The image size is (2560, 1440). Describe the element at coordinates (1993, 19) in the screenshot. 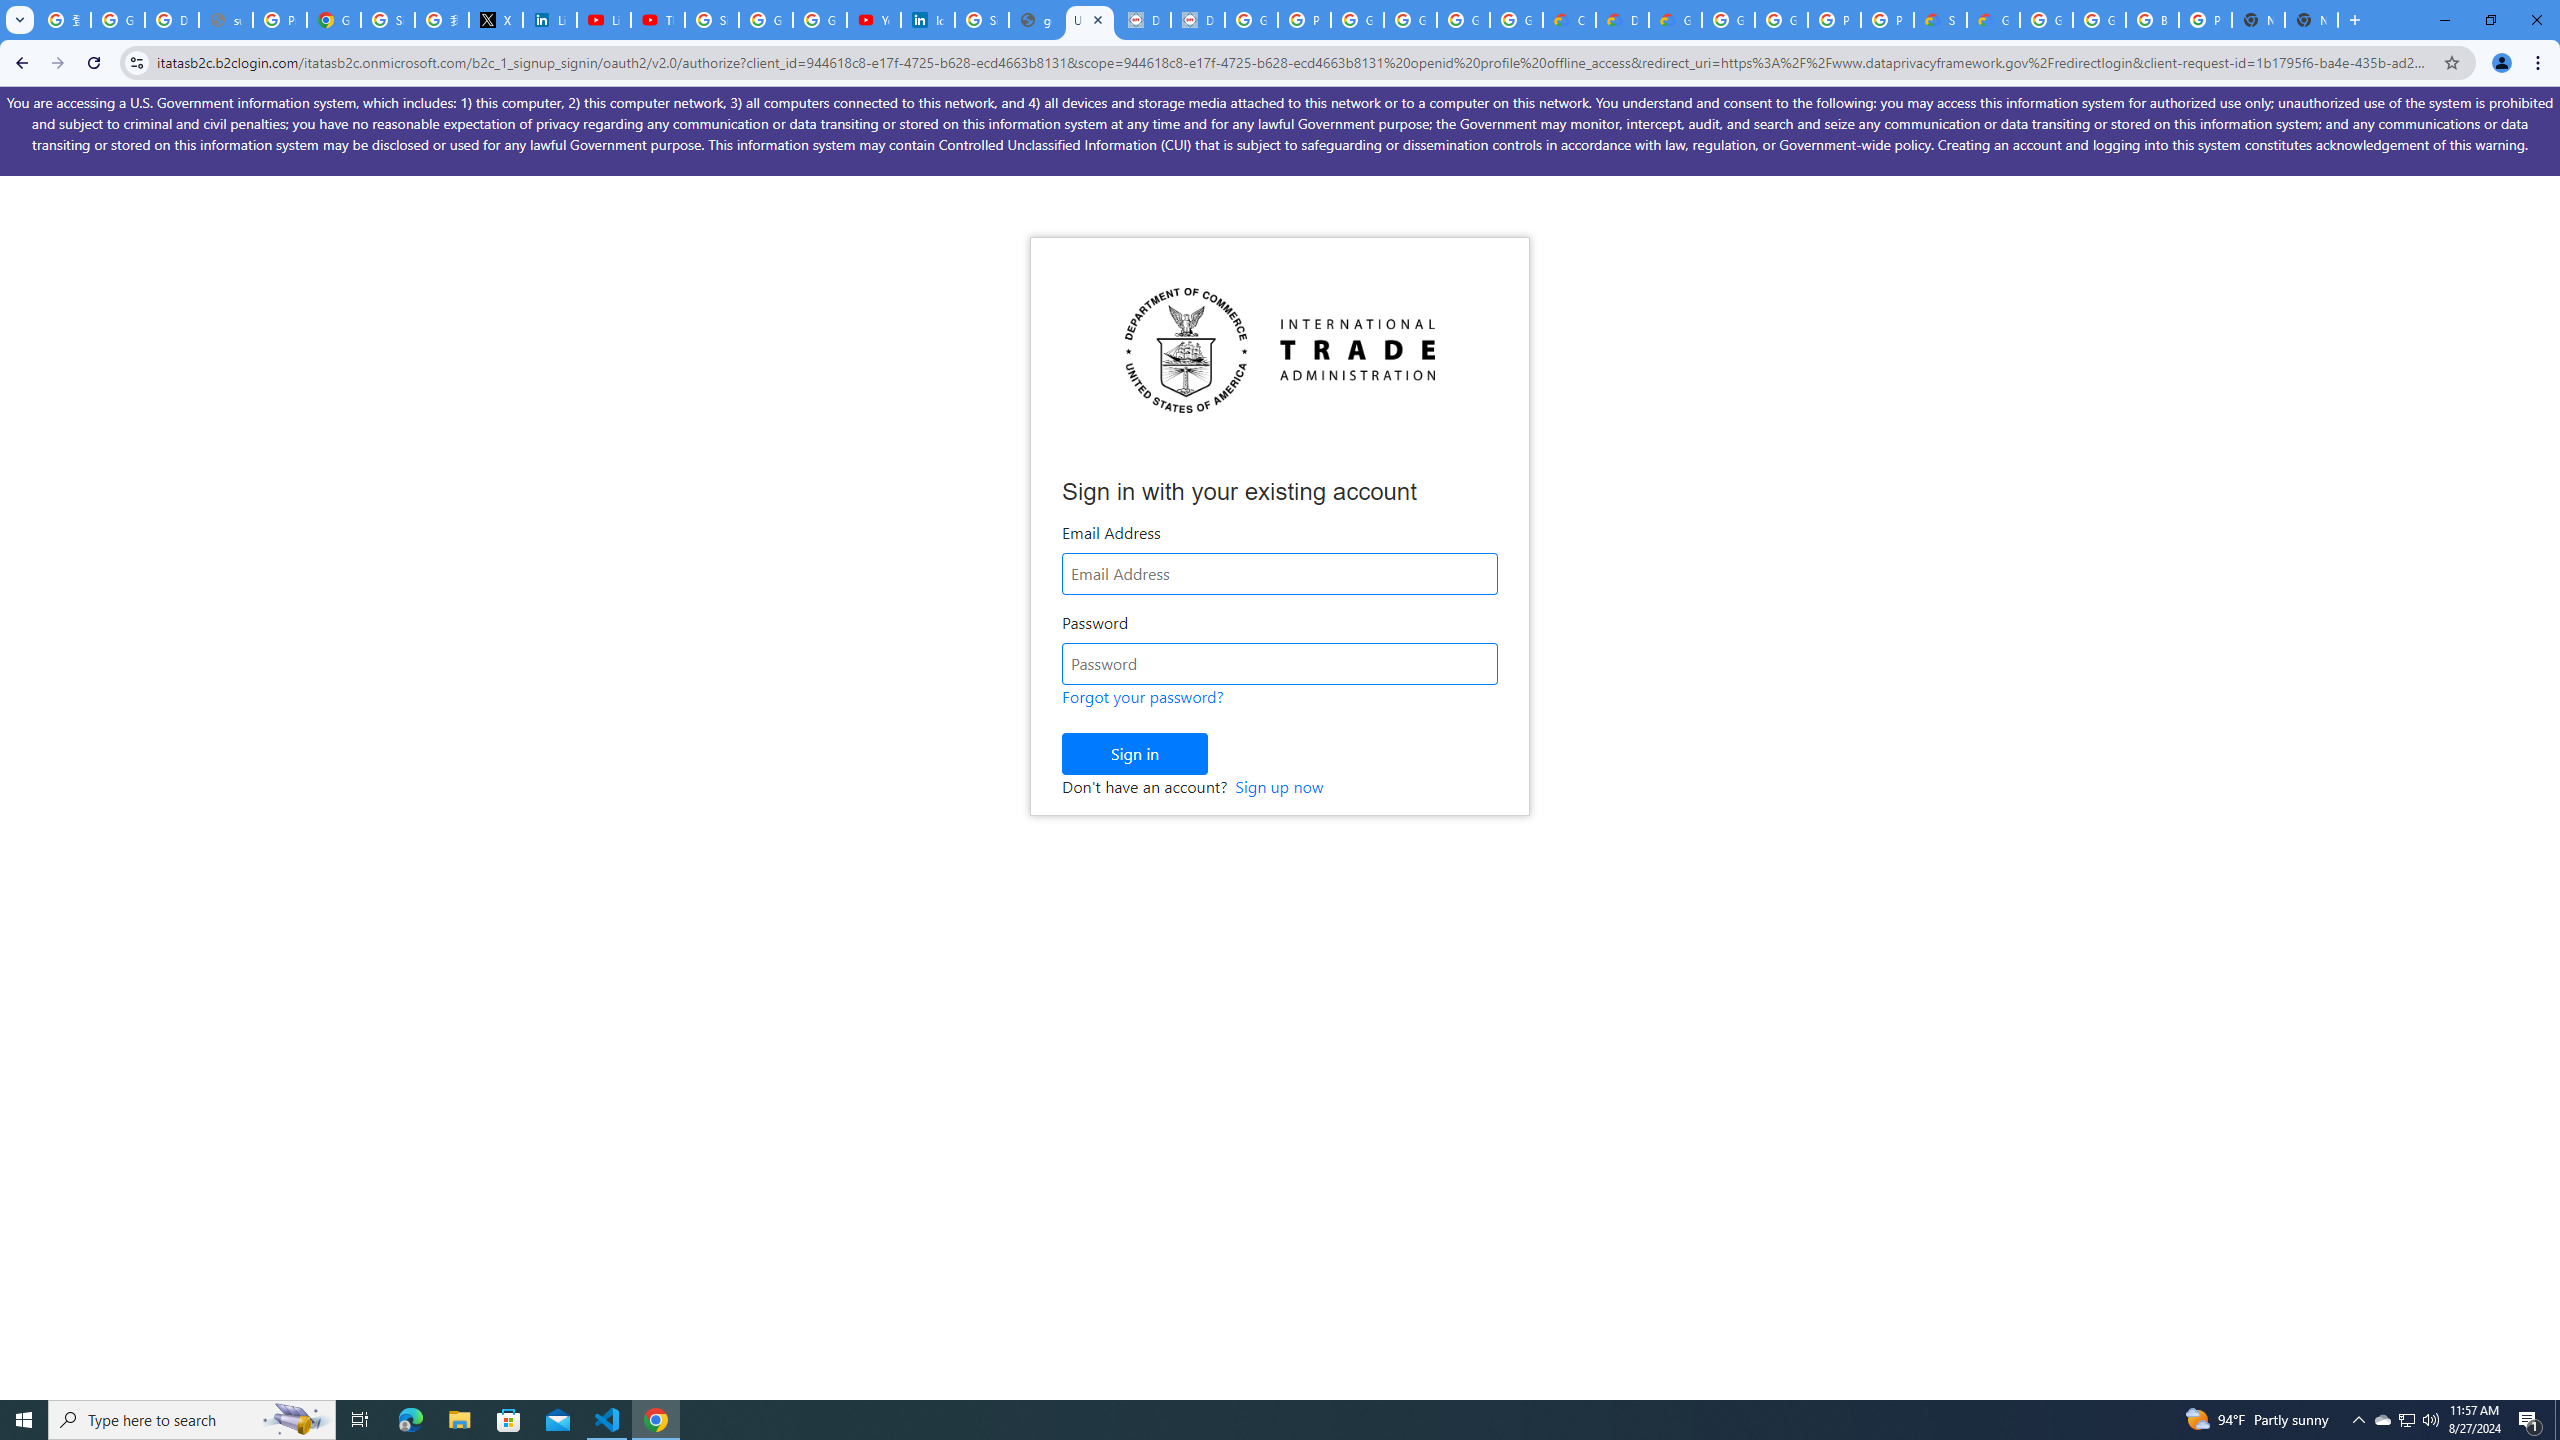

I see `'Google Cloud Service Health'` at that location.